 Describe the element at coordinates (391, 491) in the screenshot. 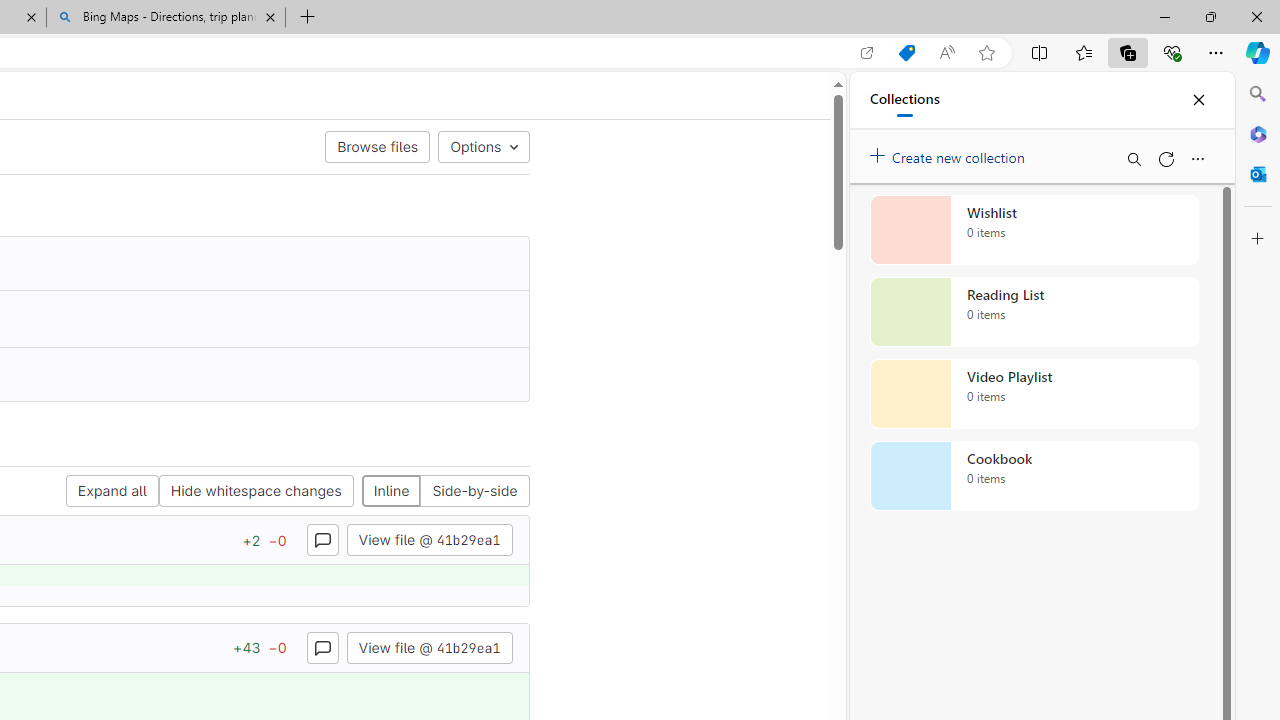

I see `'Inline'` at that location.